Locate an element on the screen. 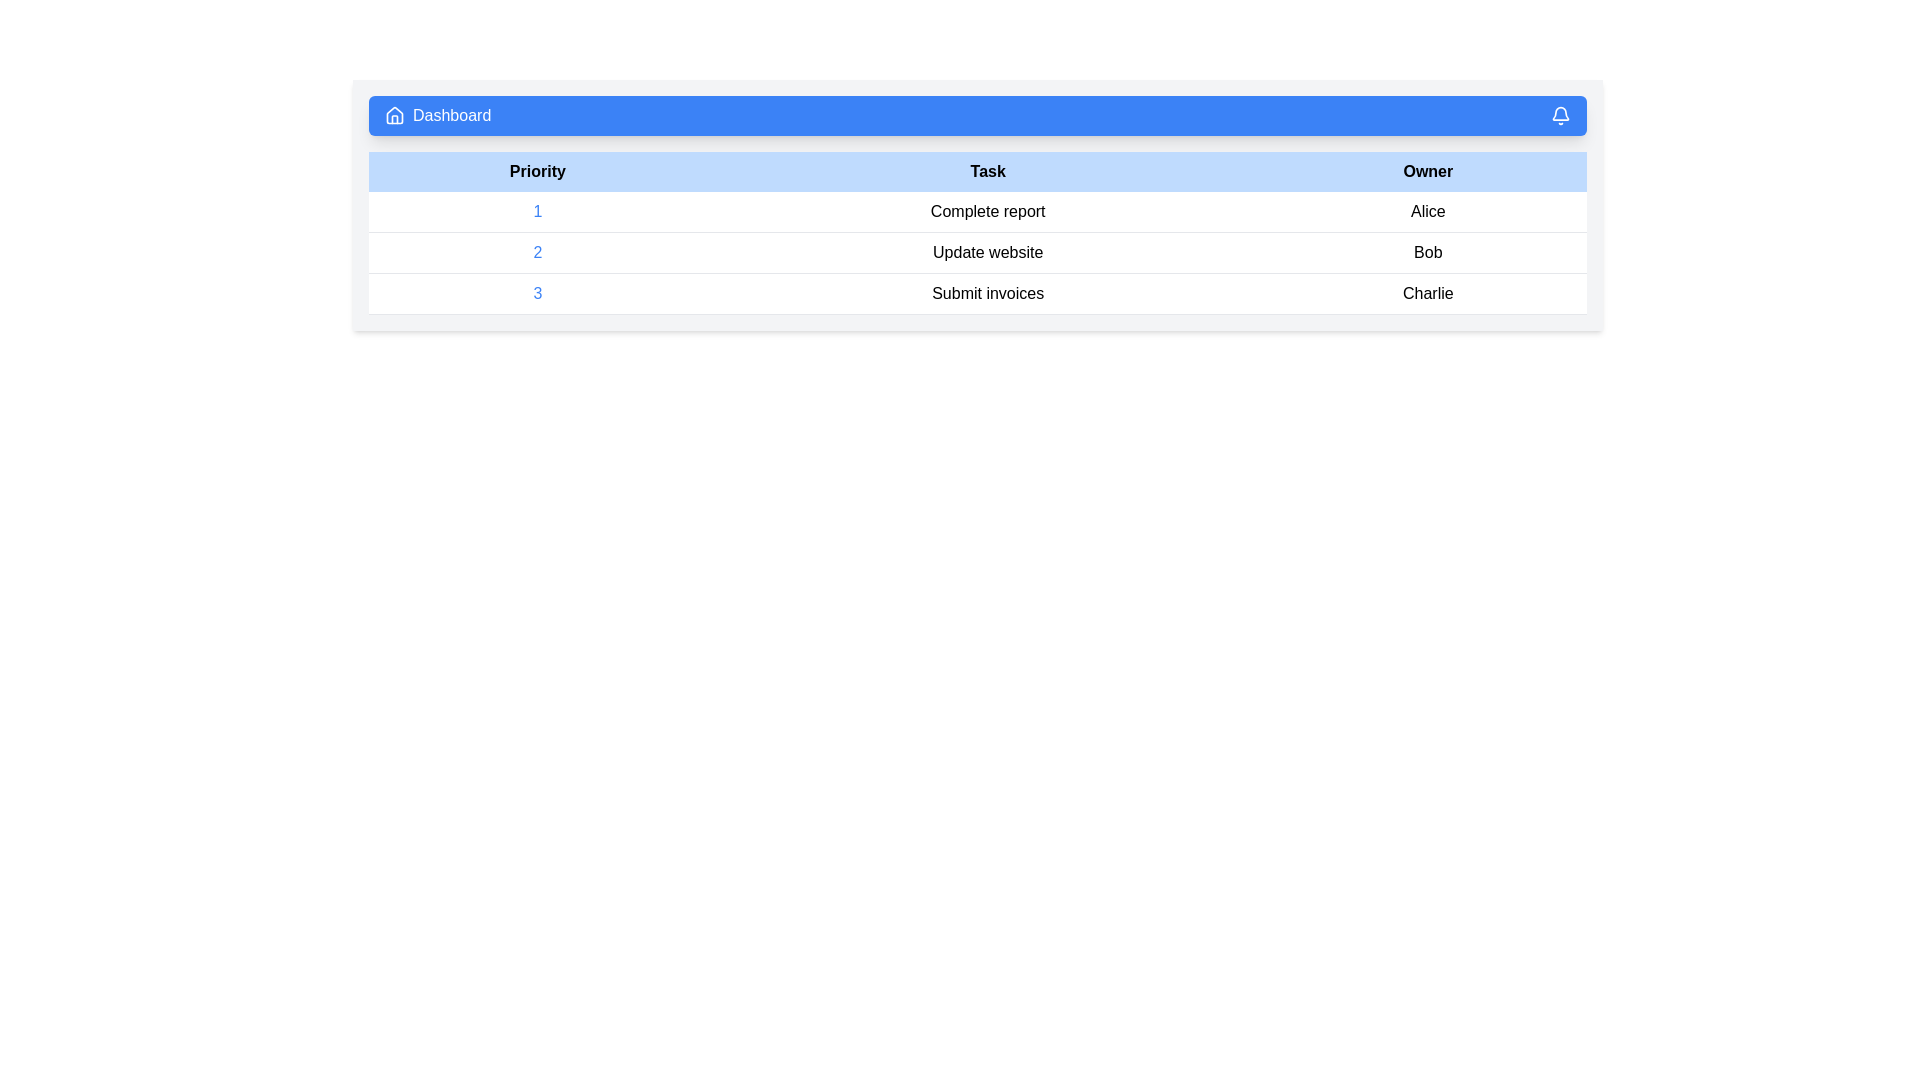 Image resolution: width=1920 pixels, height=1080 pixels. the text label displaying the name 'Bob' in black color under the 'Owner' column, aligned with the task titled 'Update website' is located at coordinates (1427, 252).